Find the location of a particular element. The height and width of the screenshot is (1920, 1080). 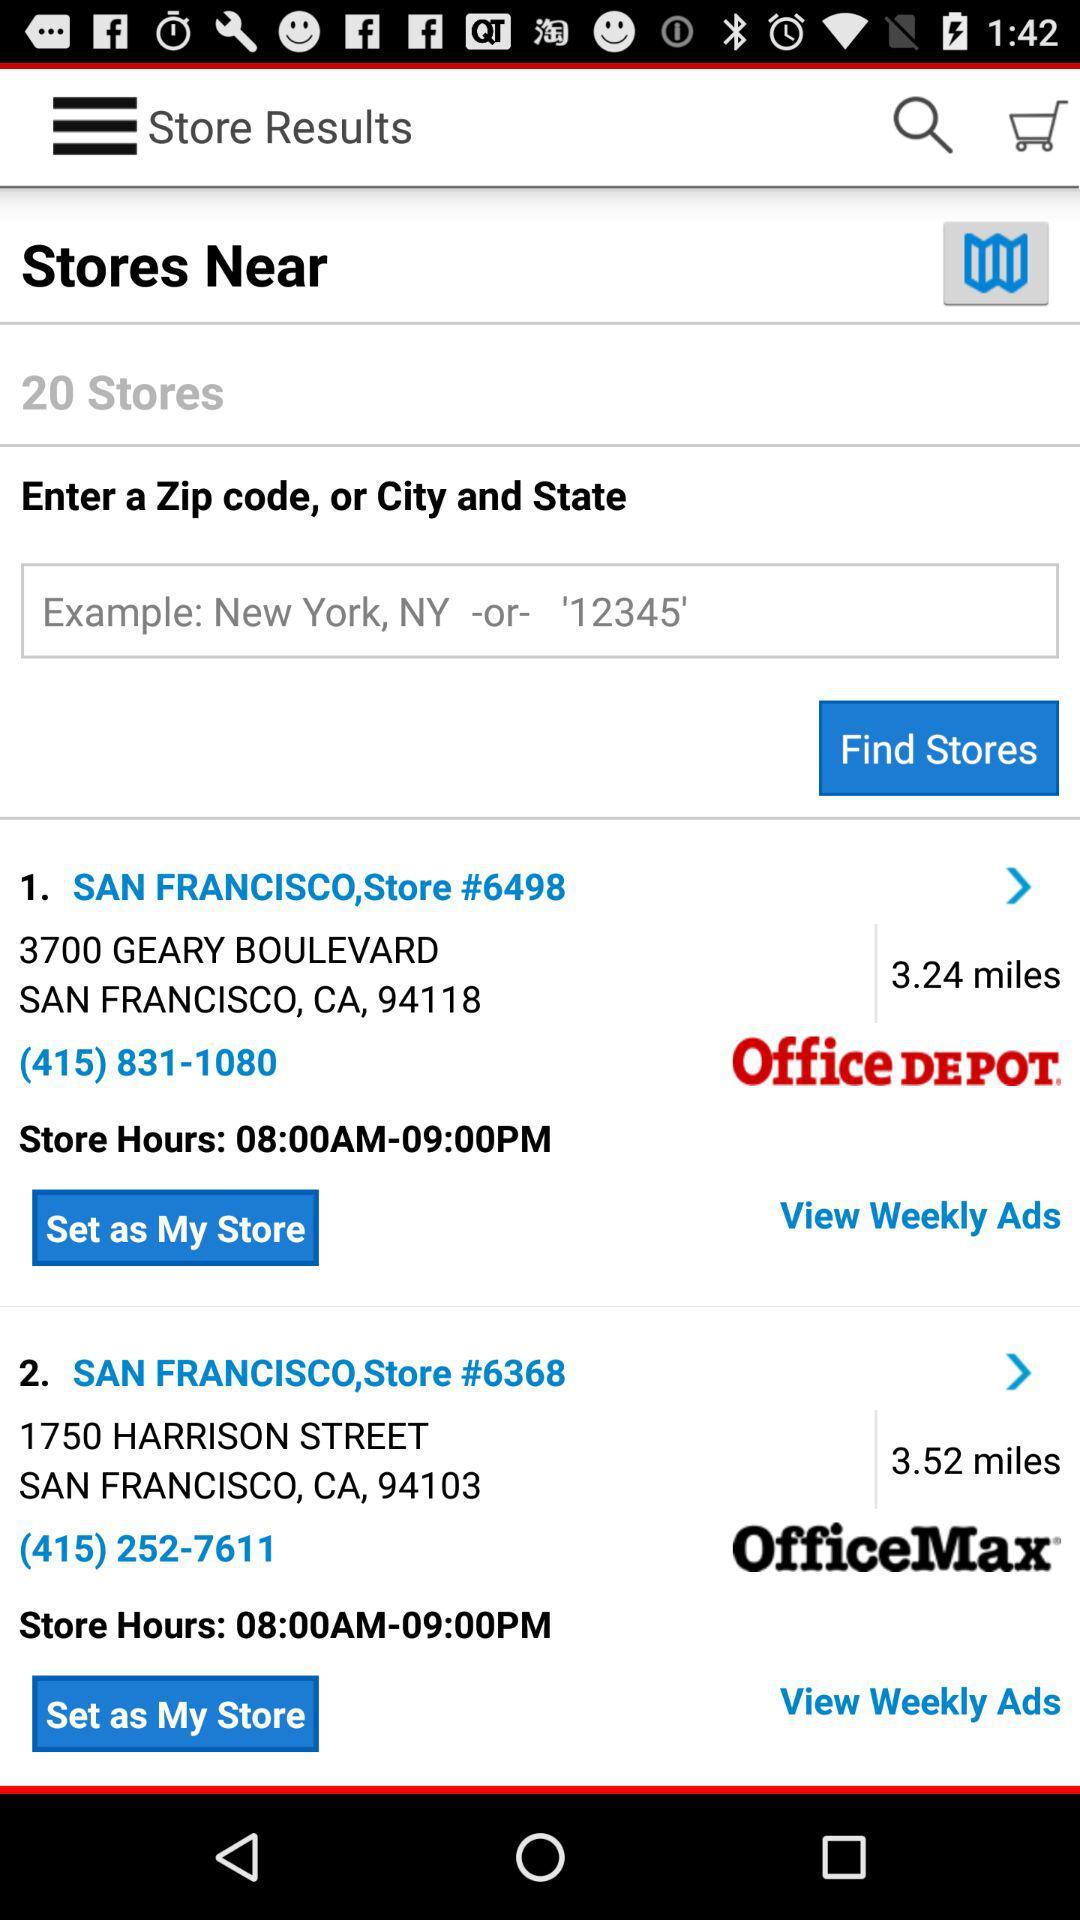

see more details is located at coordinates (1019, 884).